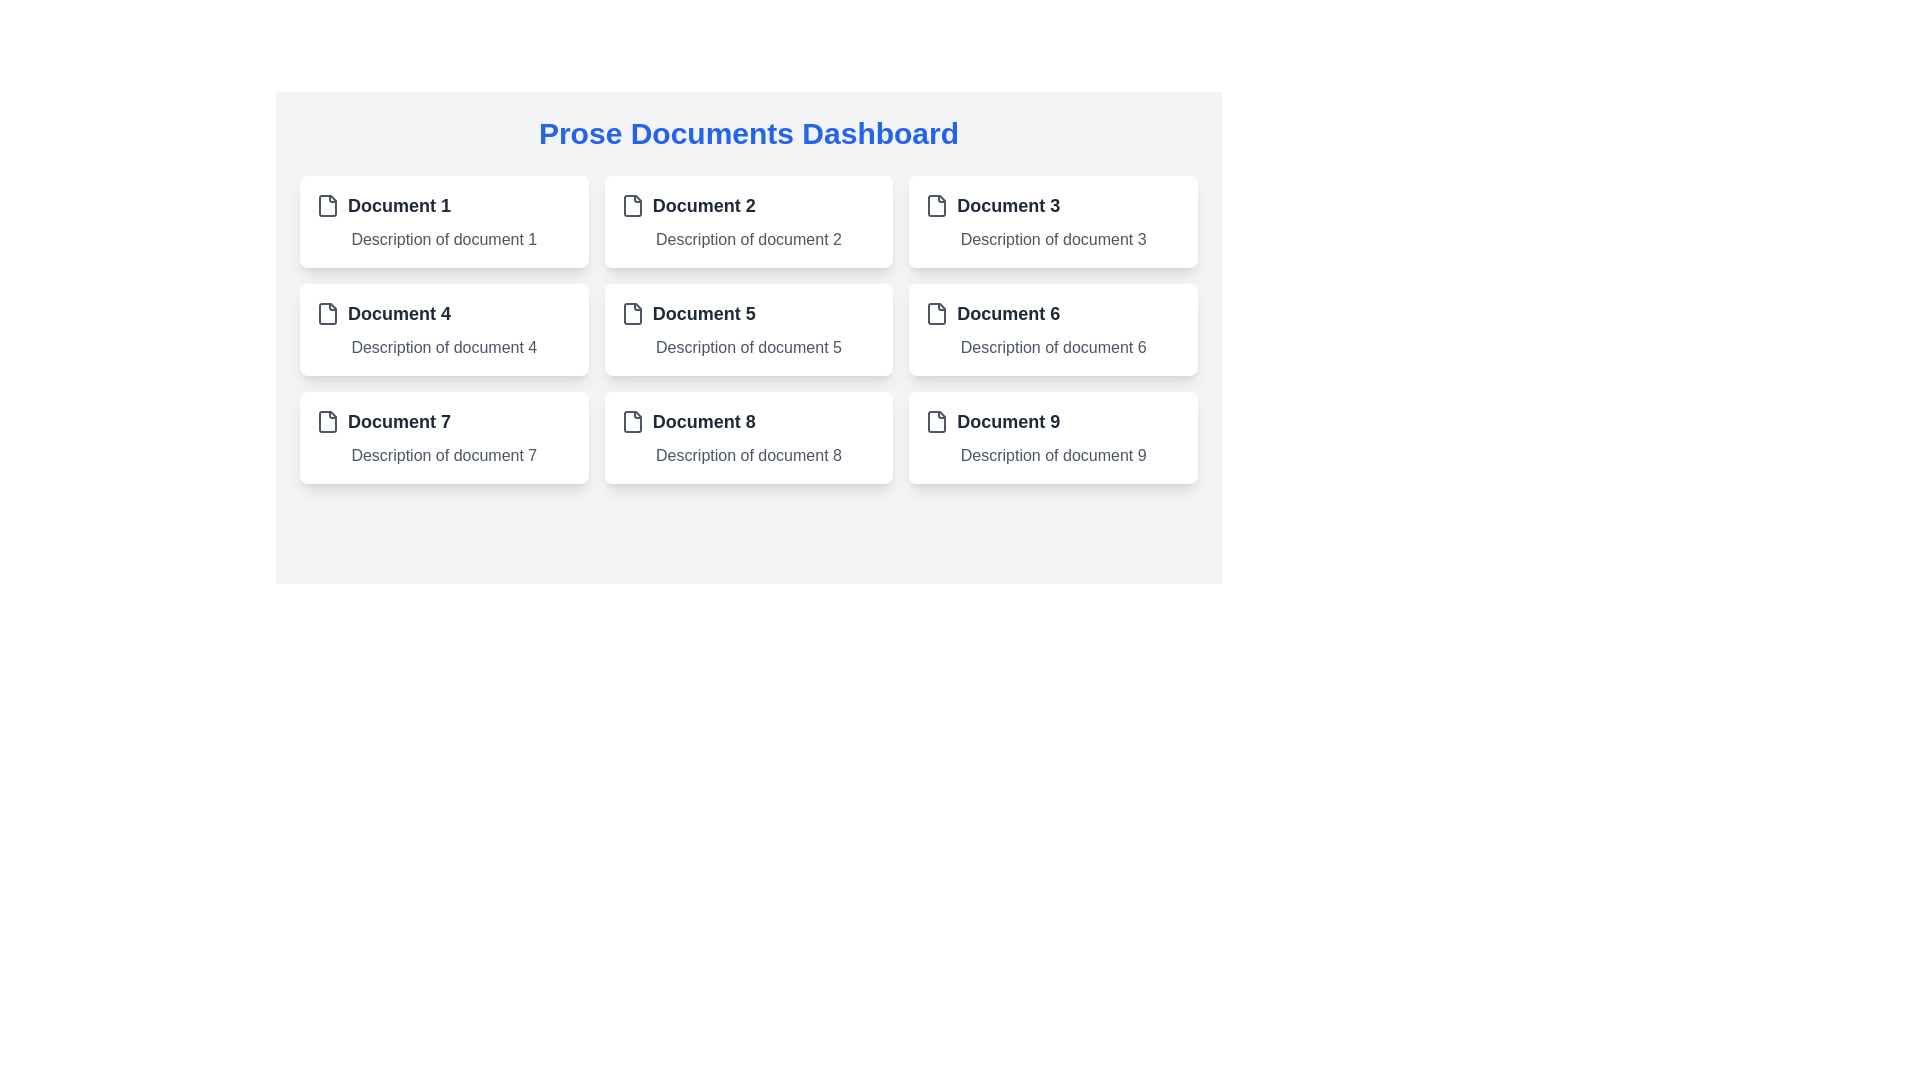 The width and height of the screenshot is (1920, 1080). I want to click on the descriptive Text label positioned directly beneath the header 'Document 8' in the eighth card of the grid layout, so click(747, 455).